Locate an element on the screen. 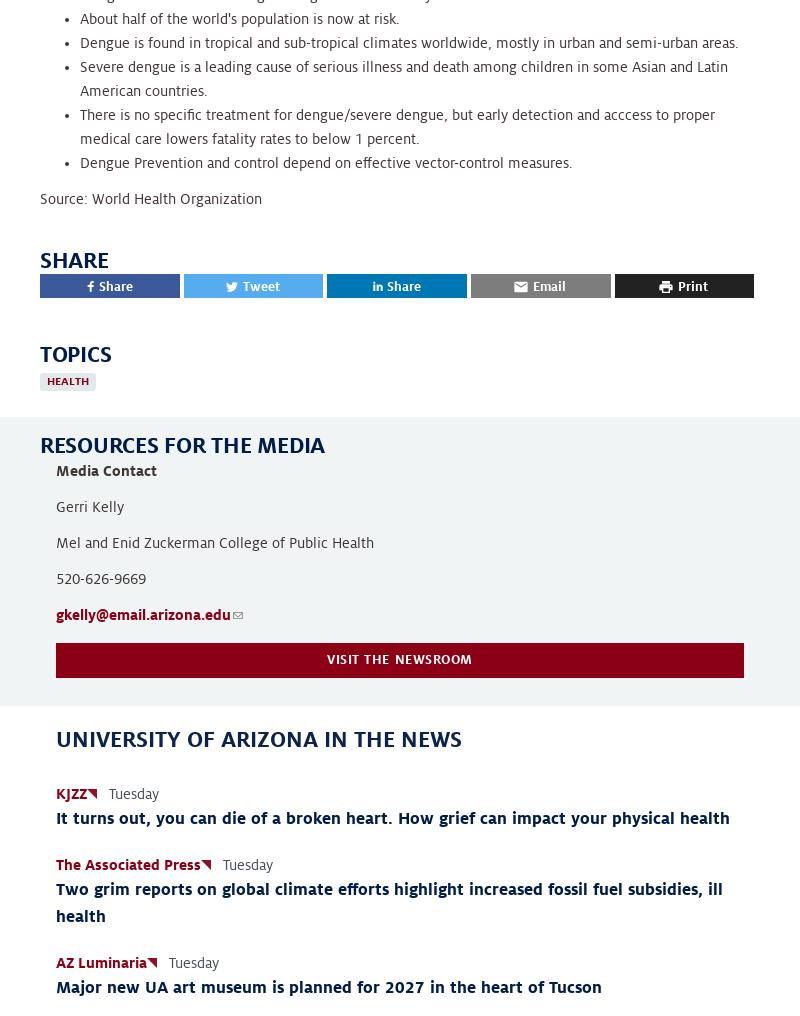 The width and height of the screenshot is (800, 1016). 'Visit the newsroom' is located at coordinates (398, 658).